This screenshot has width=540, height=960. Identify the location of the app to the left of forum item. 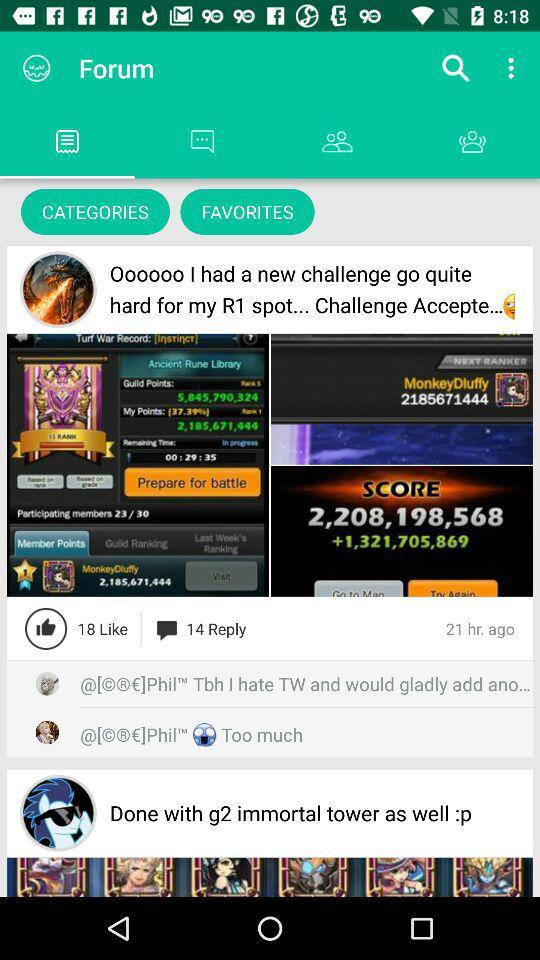
(36, 68).